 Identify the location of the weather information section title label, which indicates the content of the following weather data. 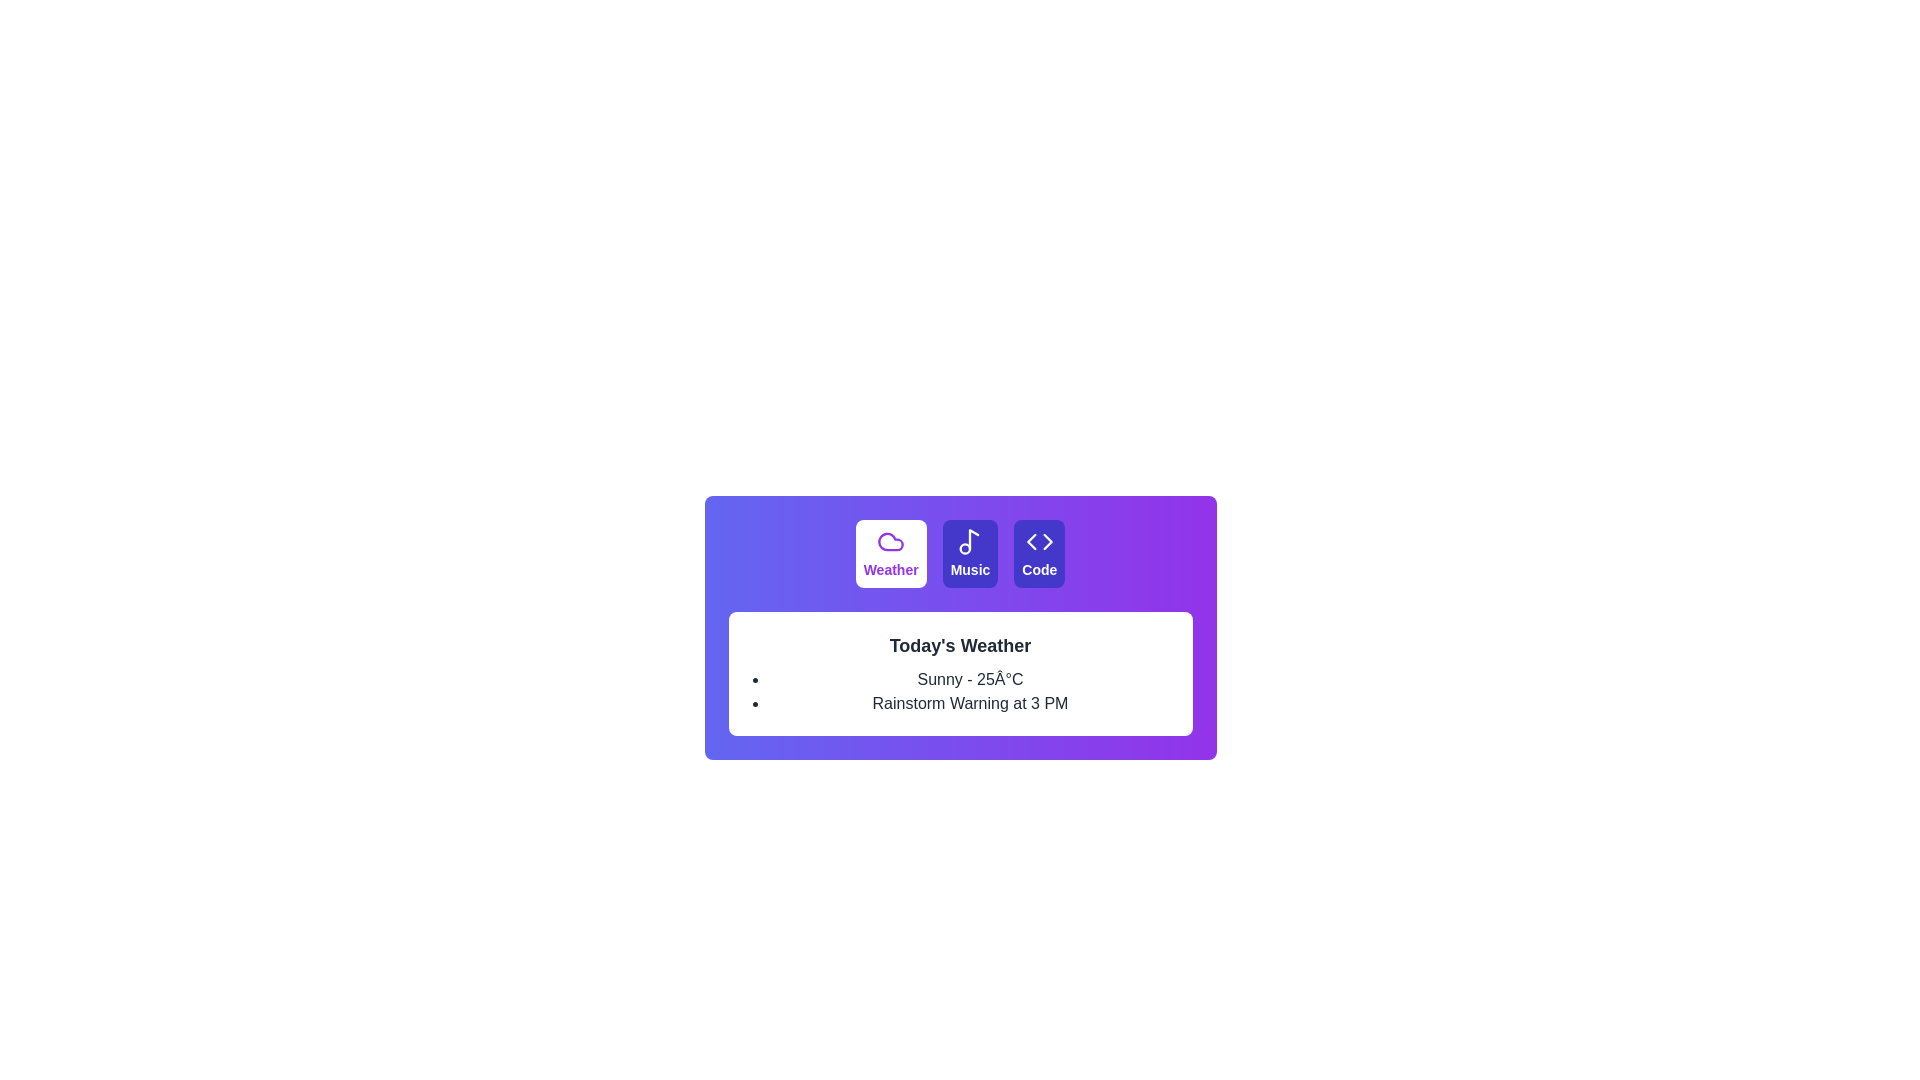
(960, 645).